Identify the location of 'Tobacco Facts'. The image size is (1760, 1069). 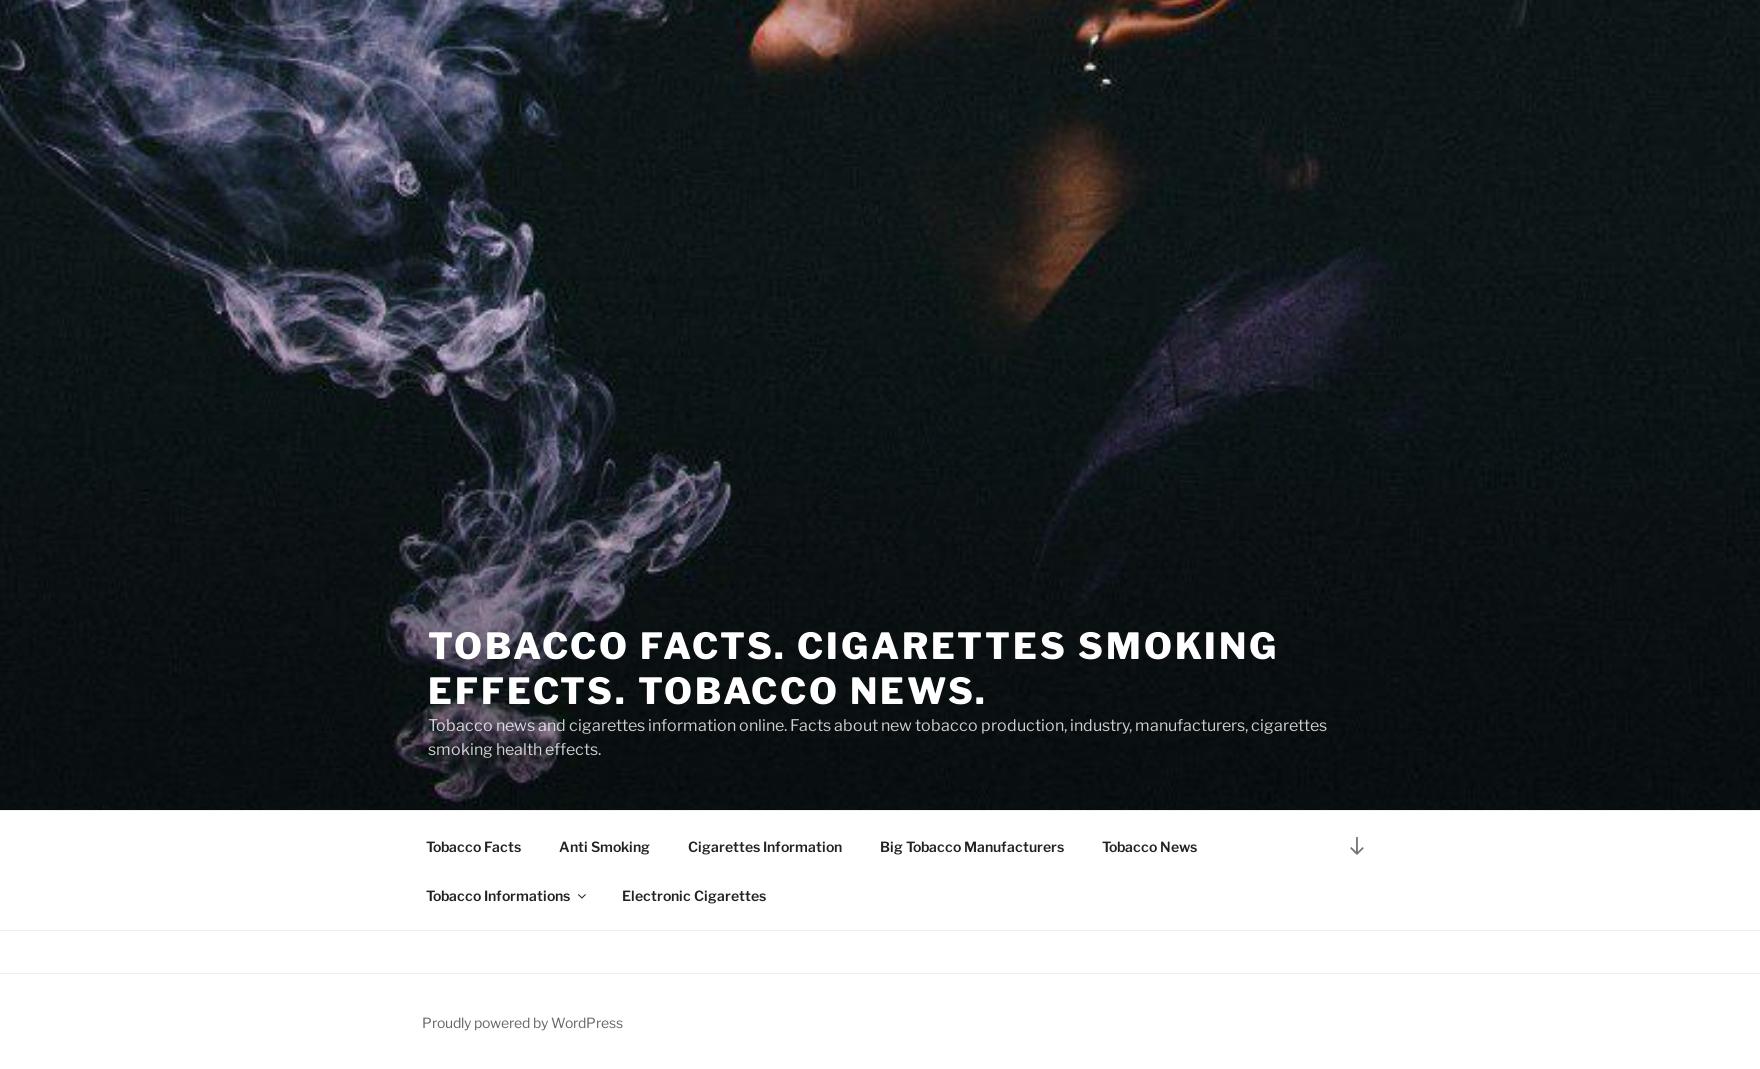
(472, 845).